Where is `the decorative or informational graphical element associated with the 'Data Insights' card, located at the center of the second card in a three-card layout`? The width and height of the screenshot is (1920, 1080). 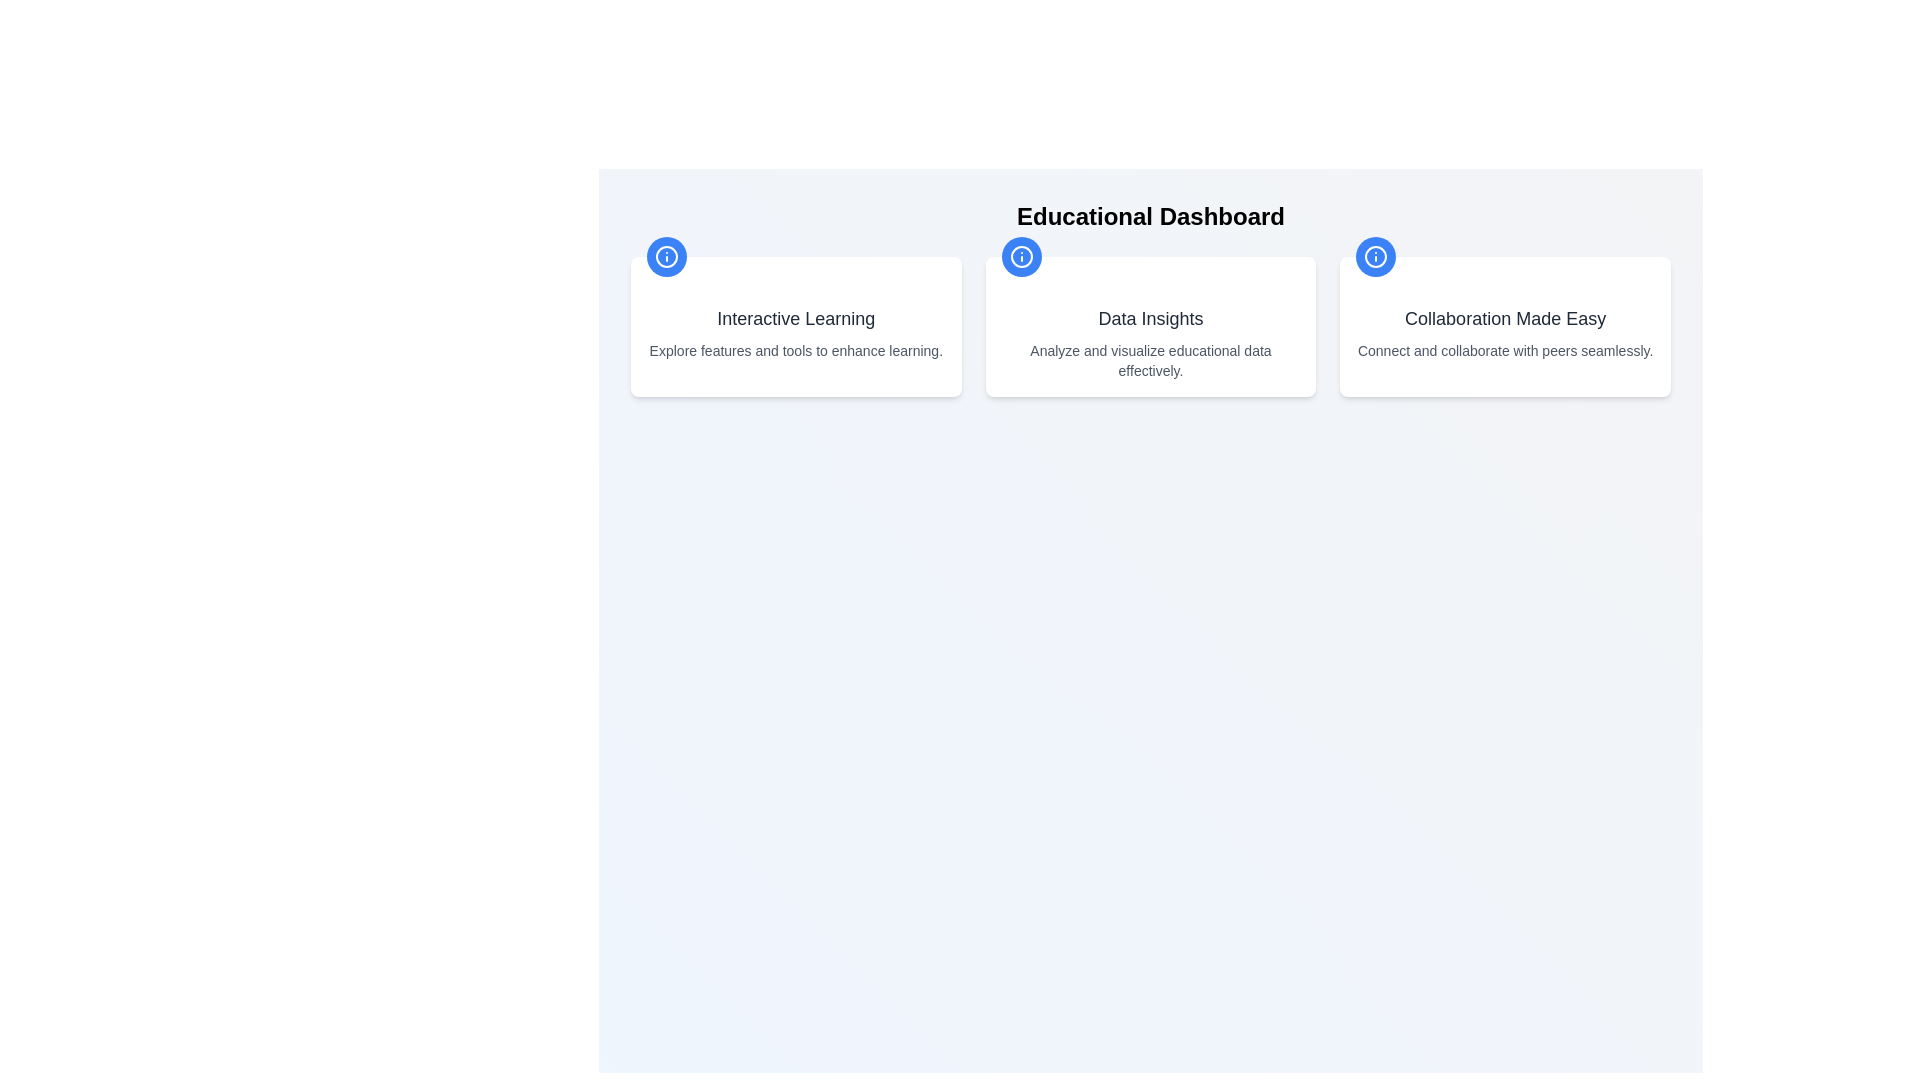
the decorative or informational graphical element associated with the 'Data Insights' card, located at the center of the second card in a three-card layout is located at coordinates (1021, 256).